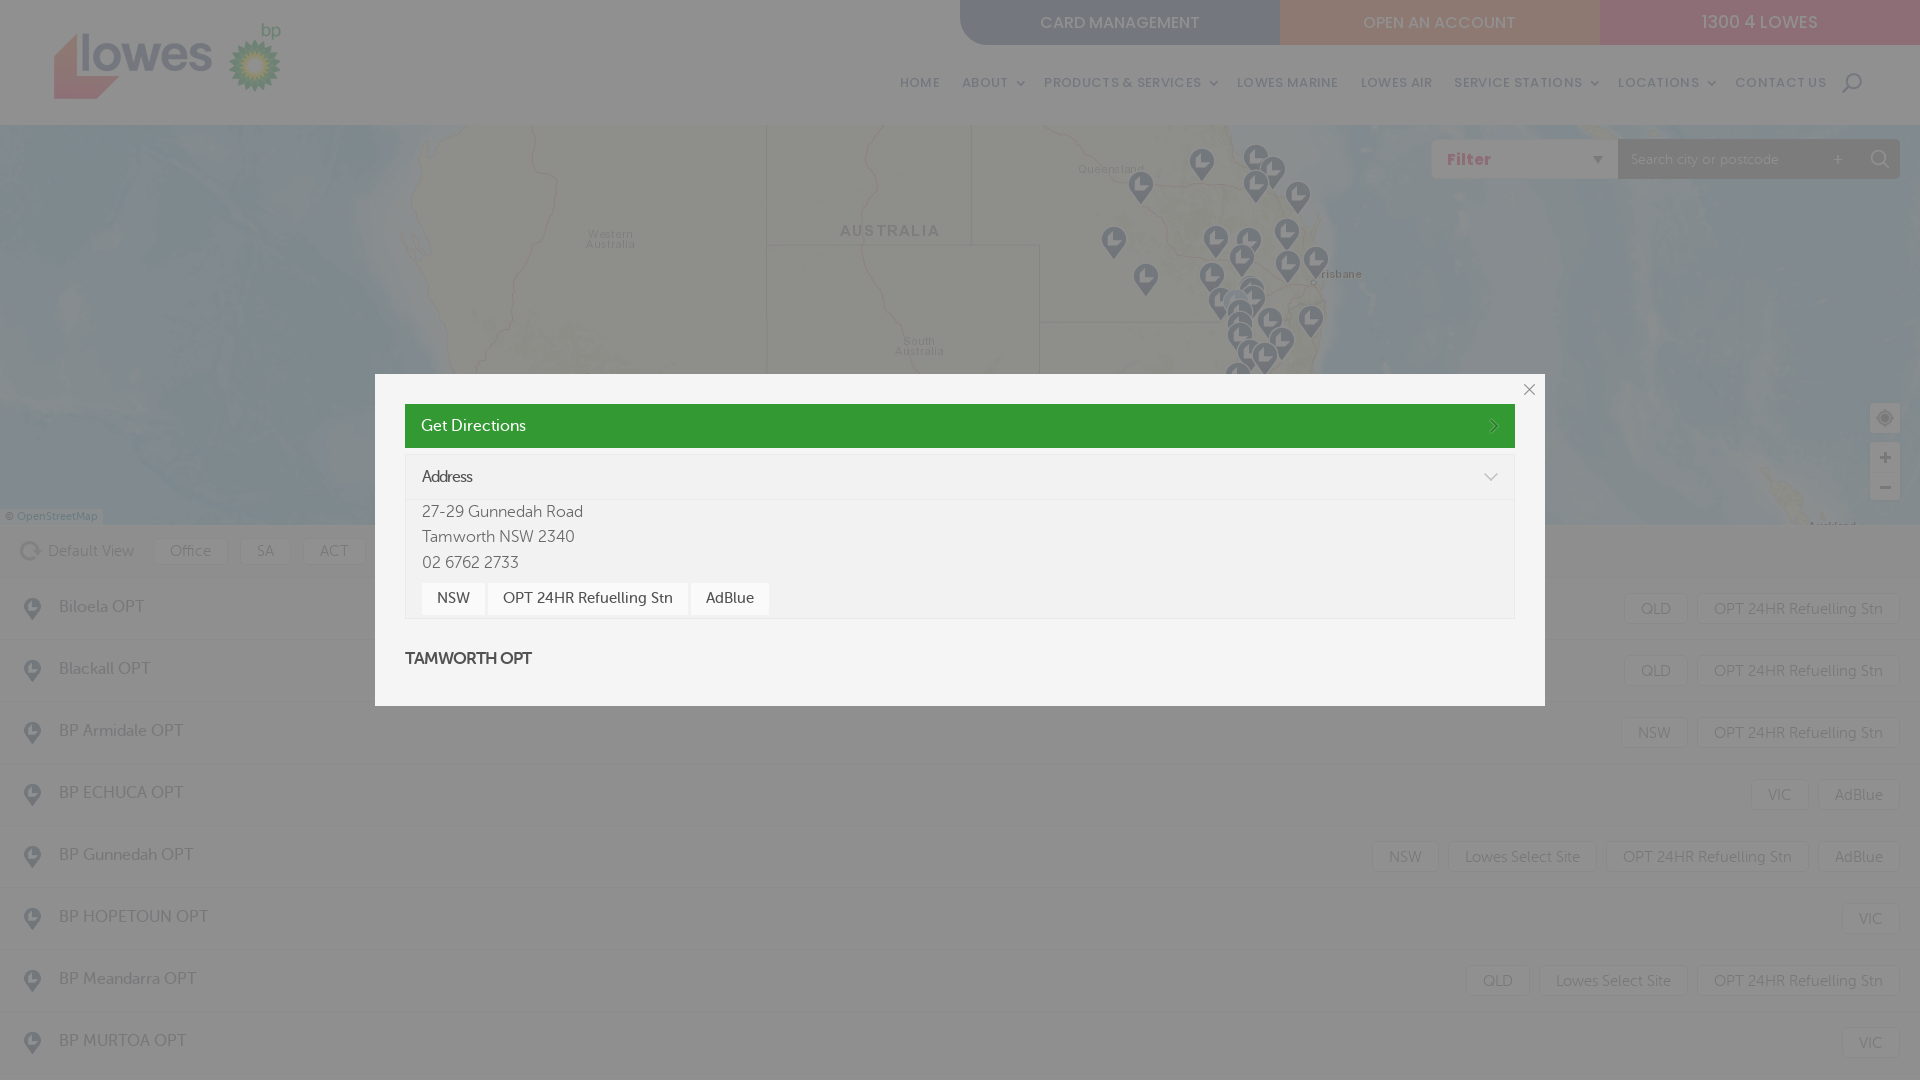 The height and width of the screenshot is (1080, 1920). What do you see at coordinates (334, 551) in the screenshot?
I see `'ACT'` at bounding box center [334, 551].